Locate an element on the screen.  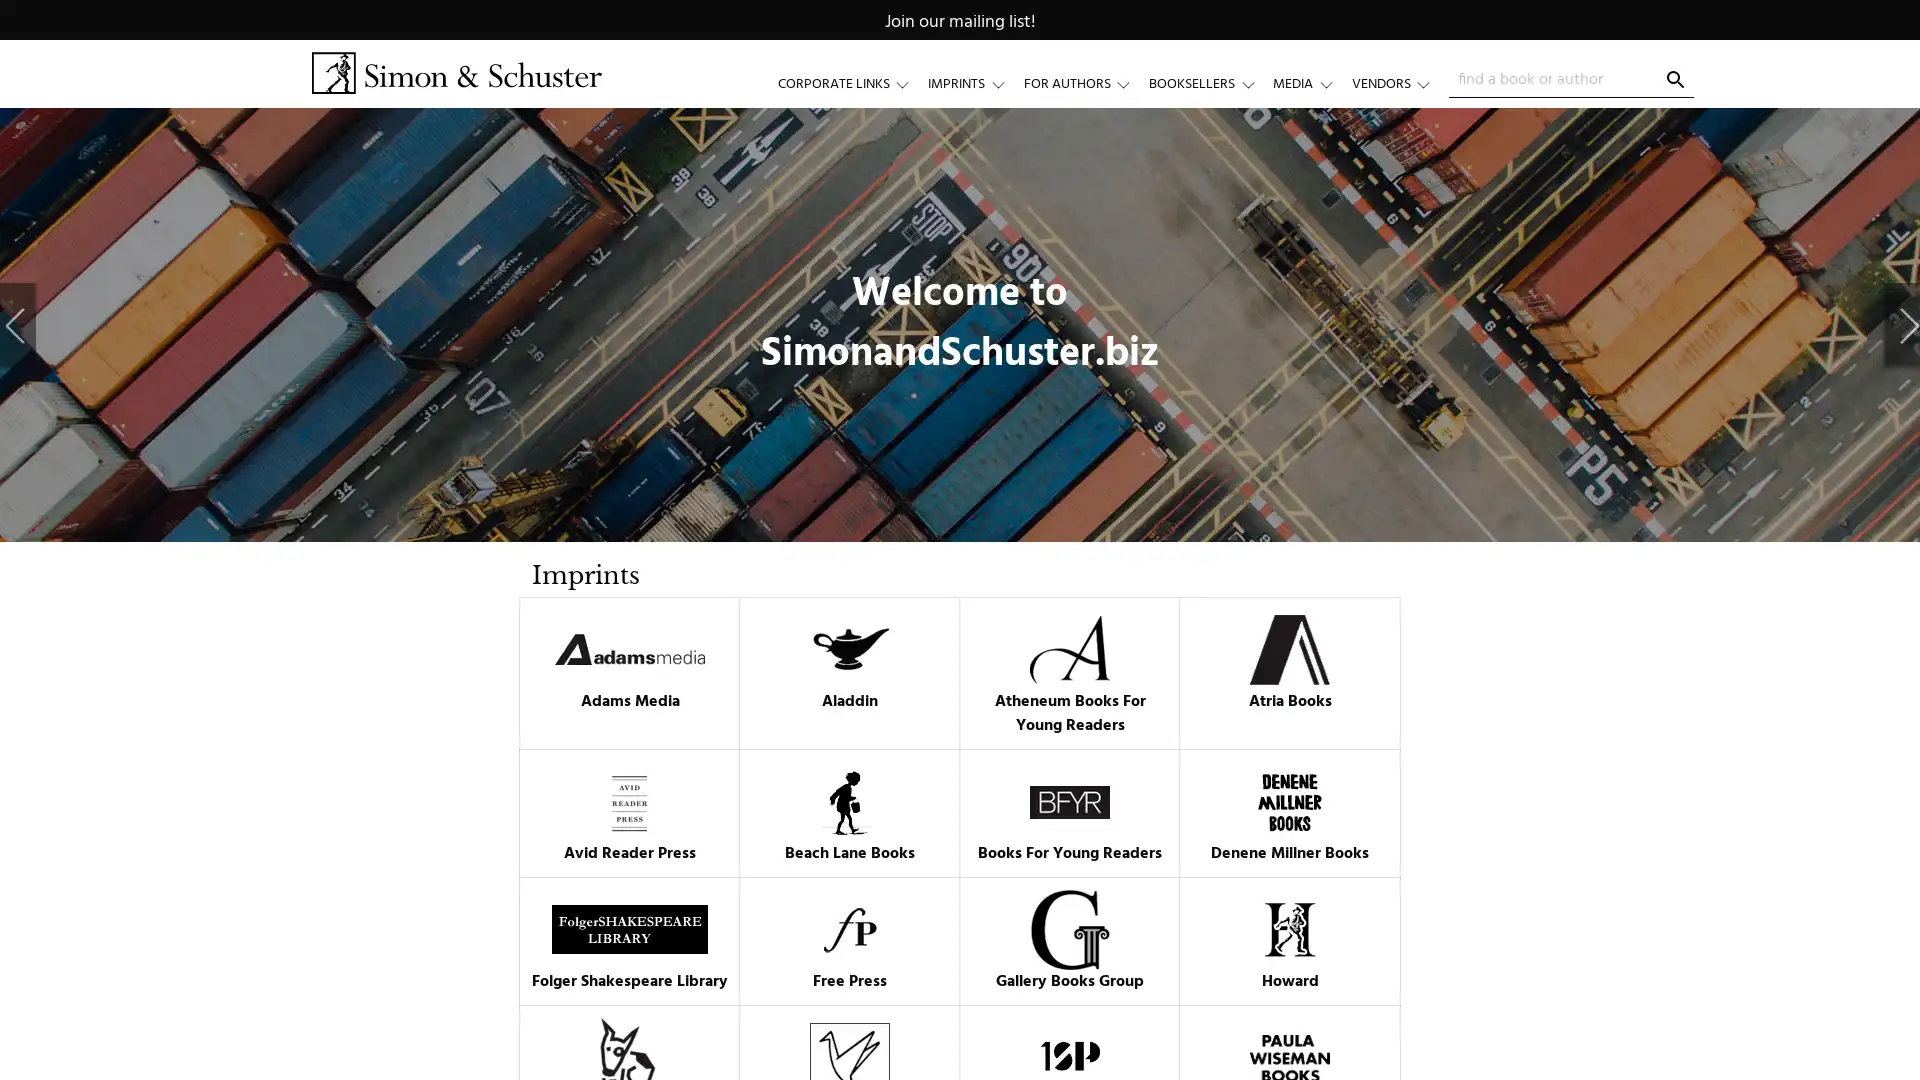
VENDORS is located at coordinates (1399, 83).